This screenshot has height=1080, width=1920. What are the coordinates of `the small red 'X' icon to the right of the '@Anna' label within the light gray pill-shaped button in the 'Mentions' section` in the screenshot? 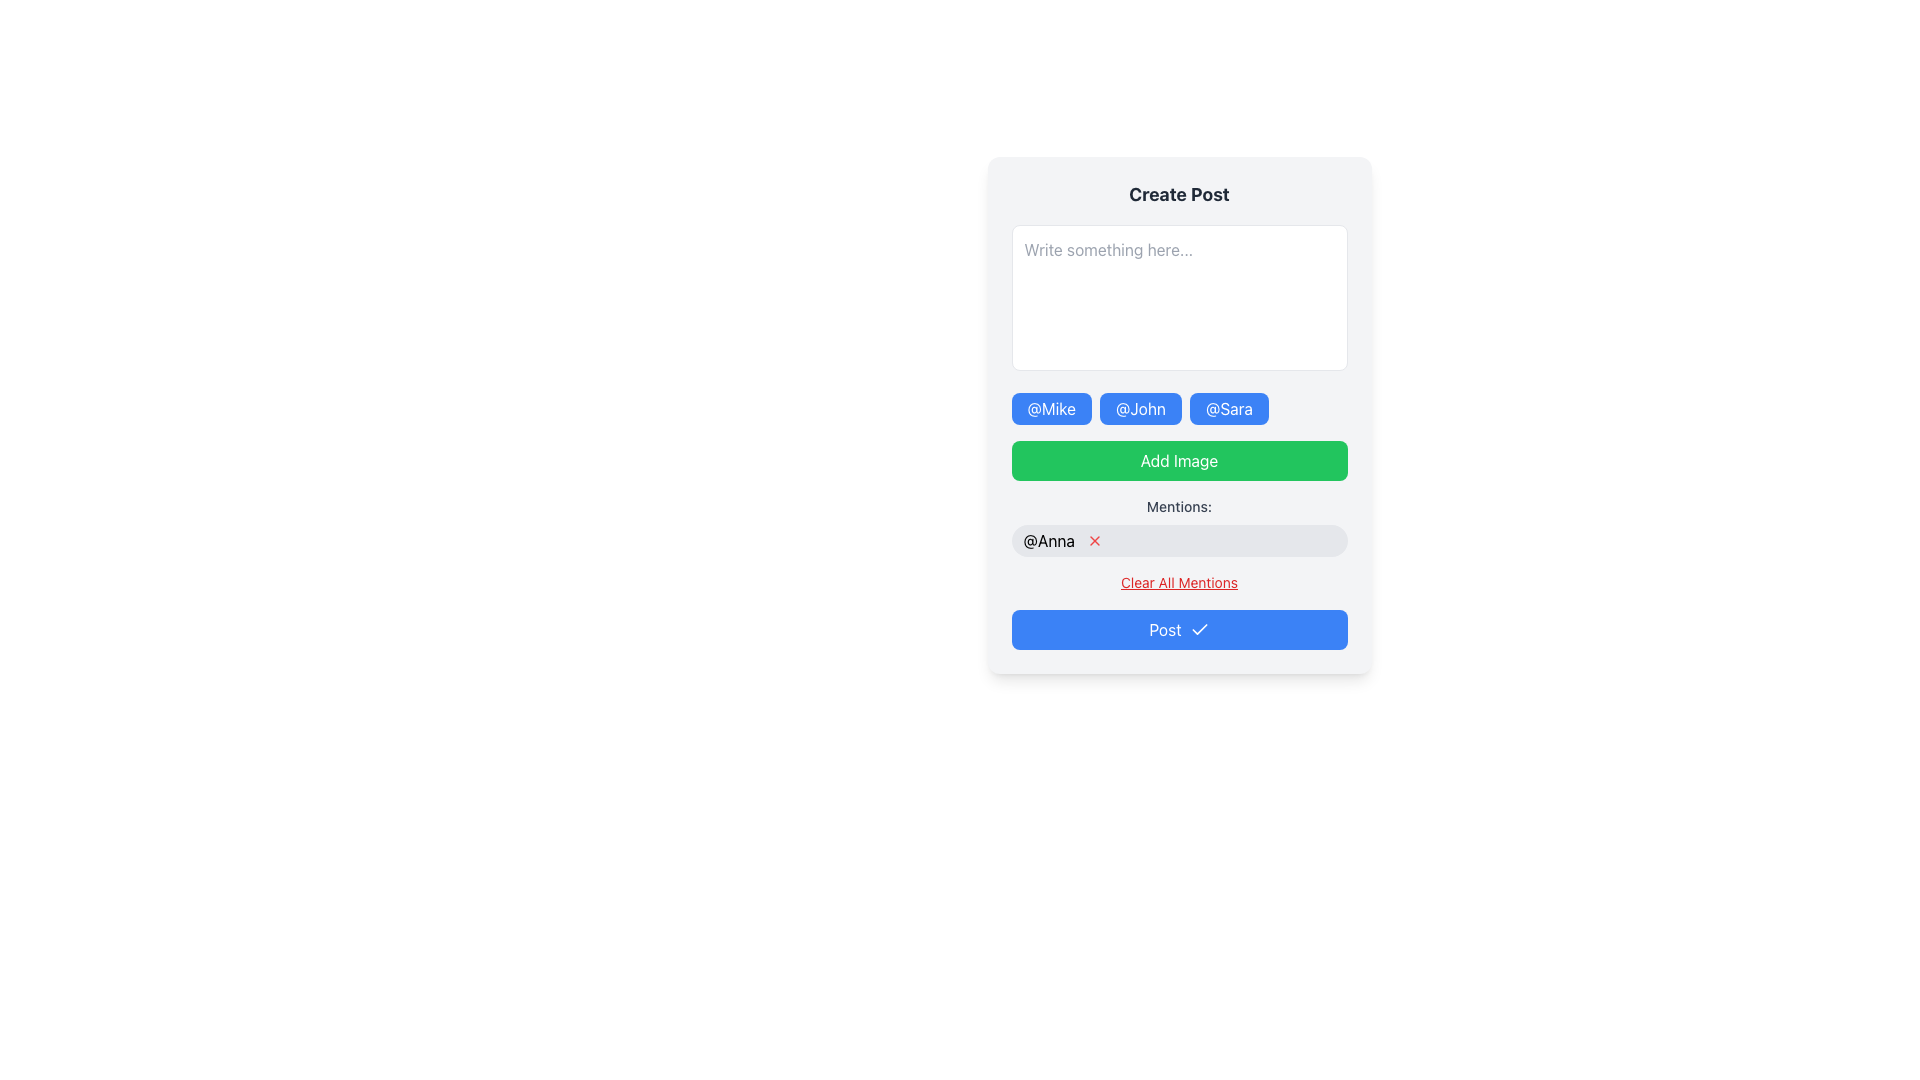 It's located at (1093, 540).